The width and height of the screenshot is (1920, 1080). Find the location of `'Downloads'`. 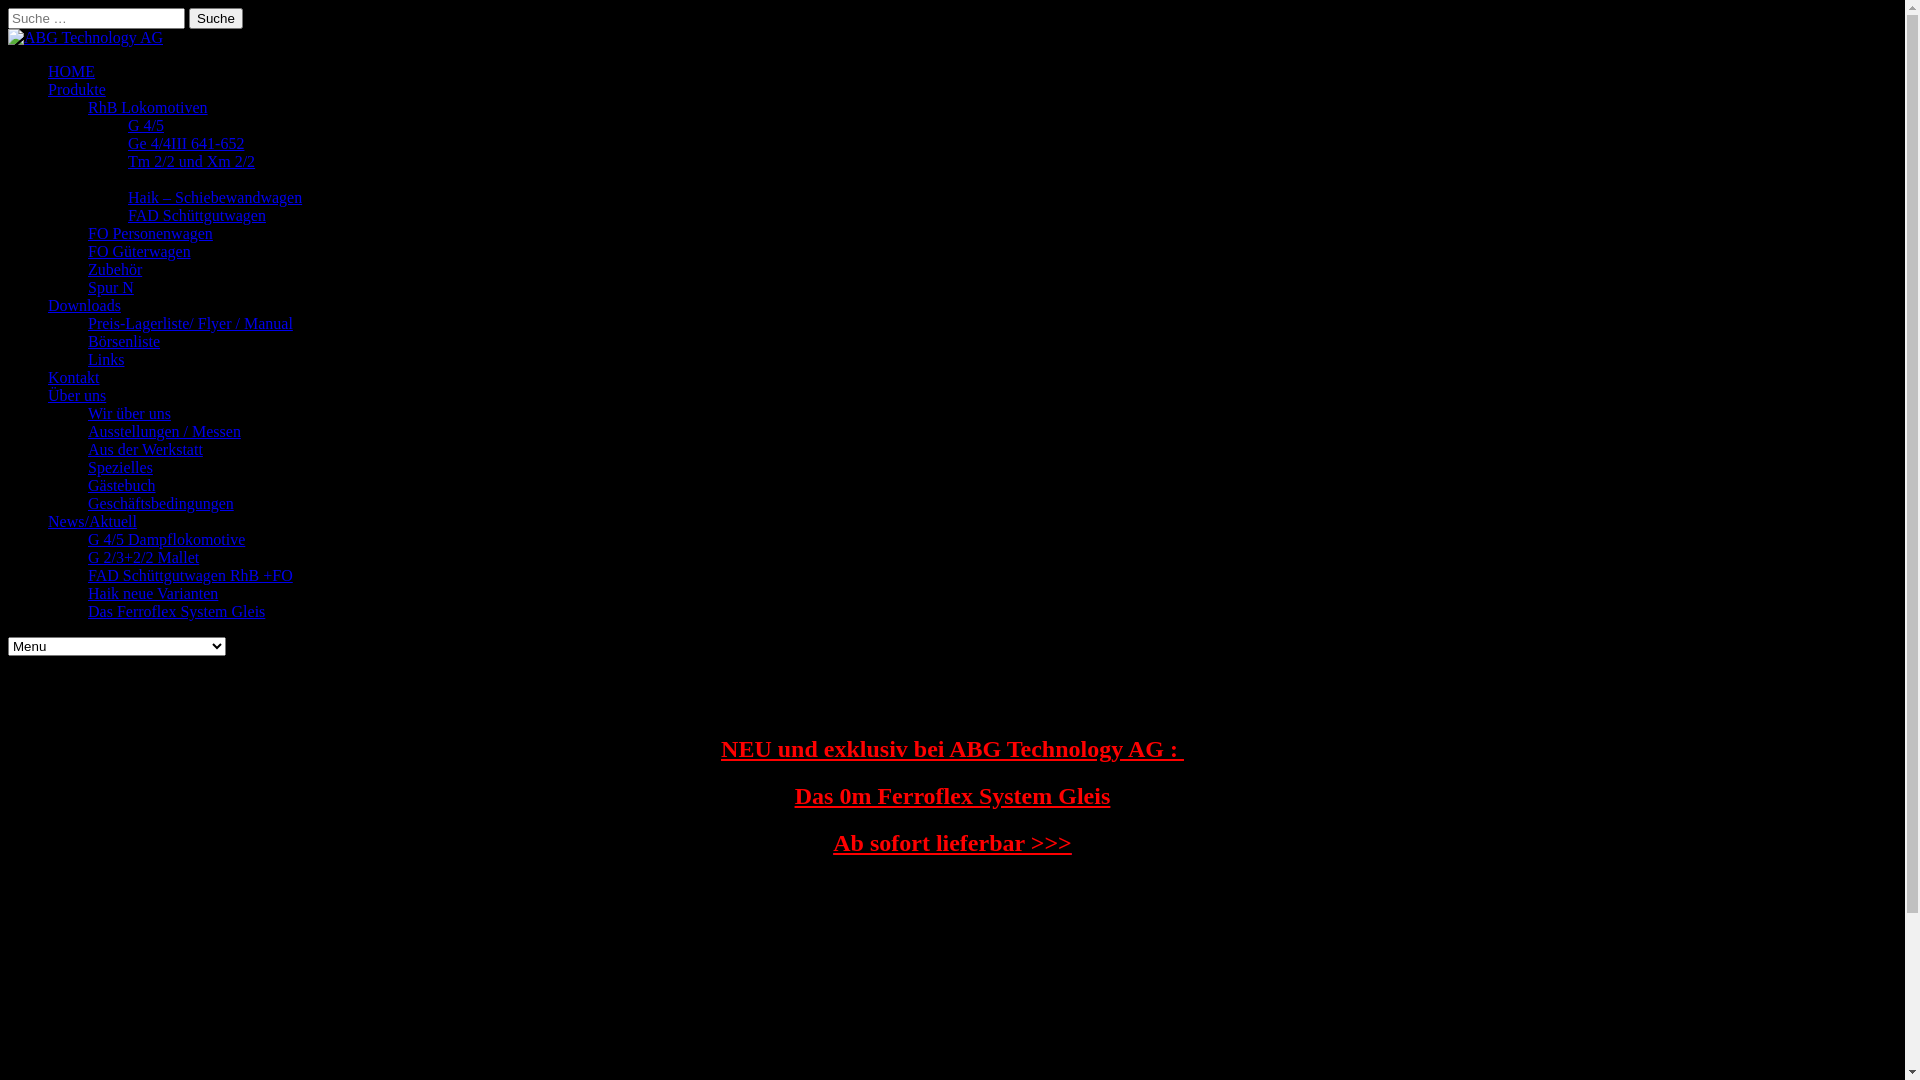

'Downloads' is located at coordinates (83, 305).